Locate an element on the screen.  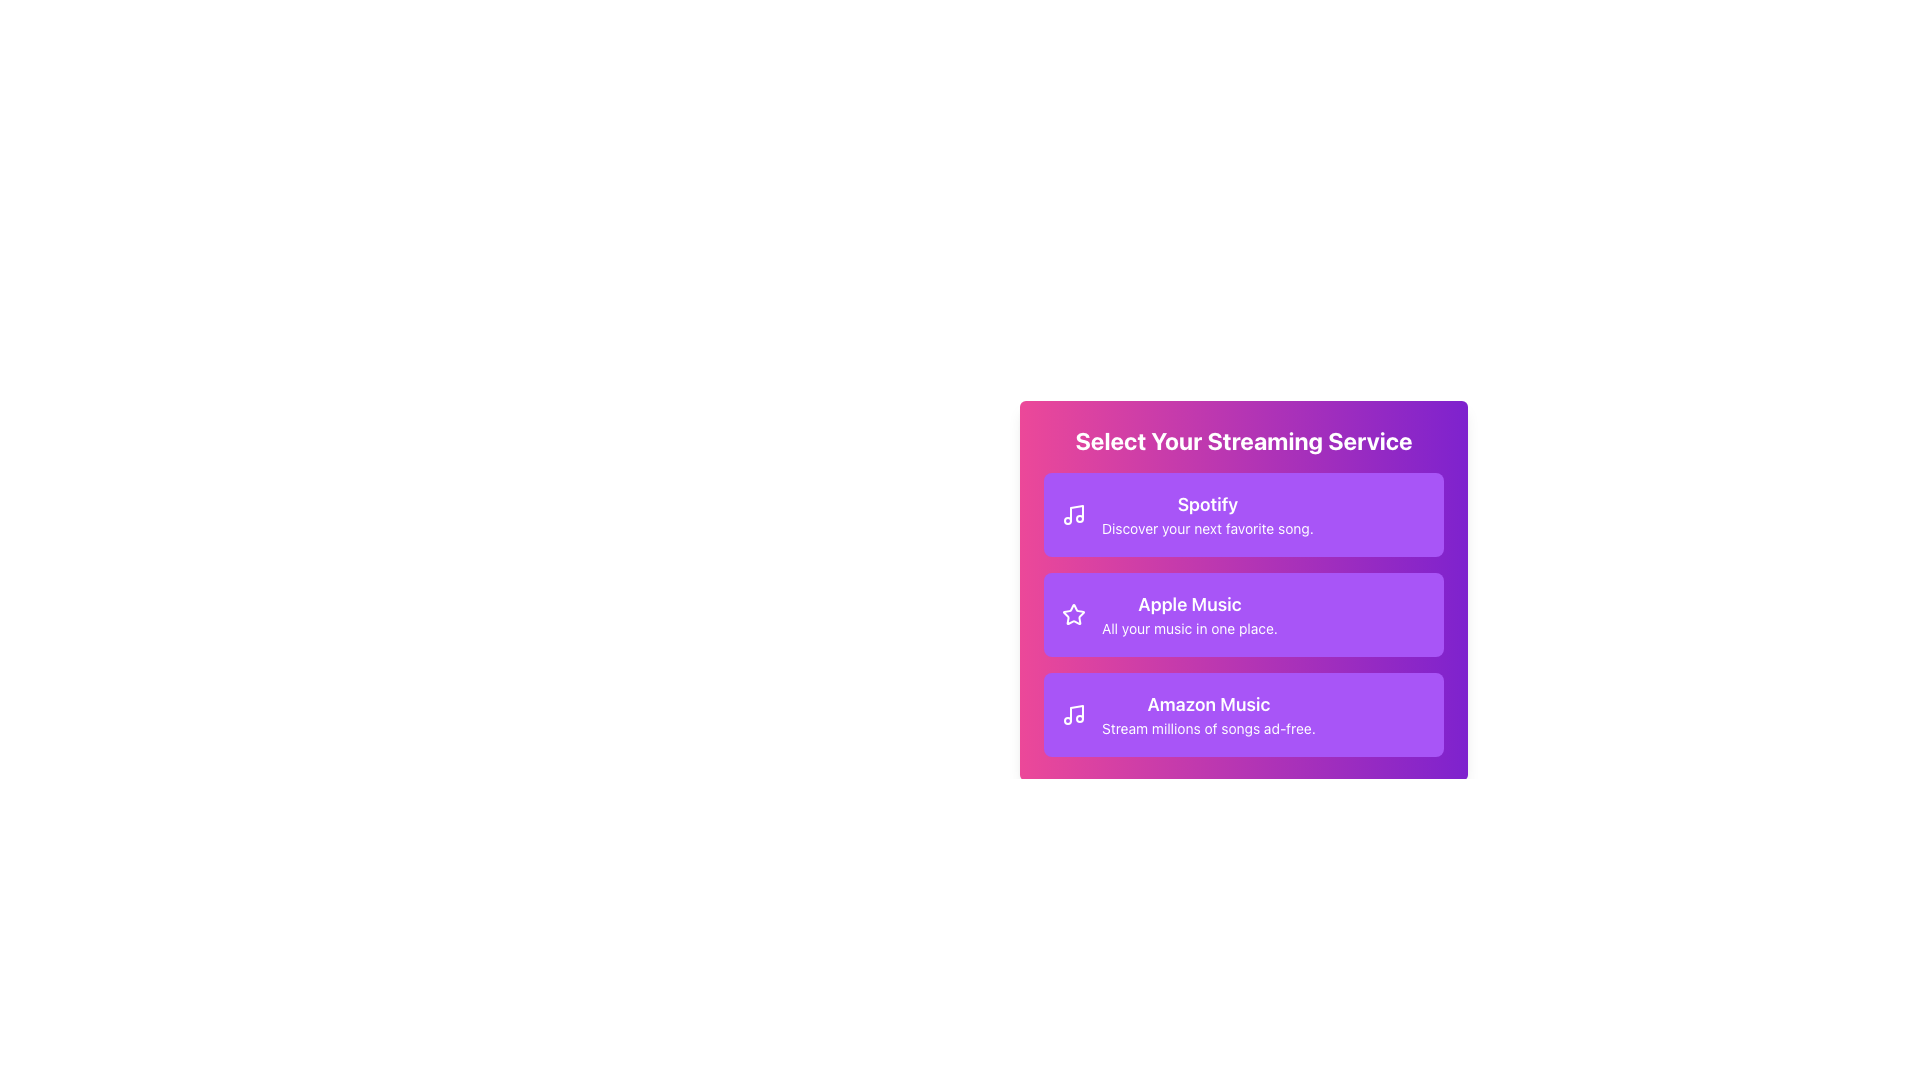
the topmost item in the list of streaming service options for Spotify, located directly below the header 'Select Your Streaming Service.' is located at coordinates (1187, 514).